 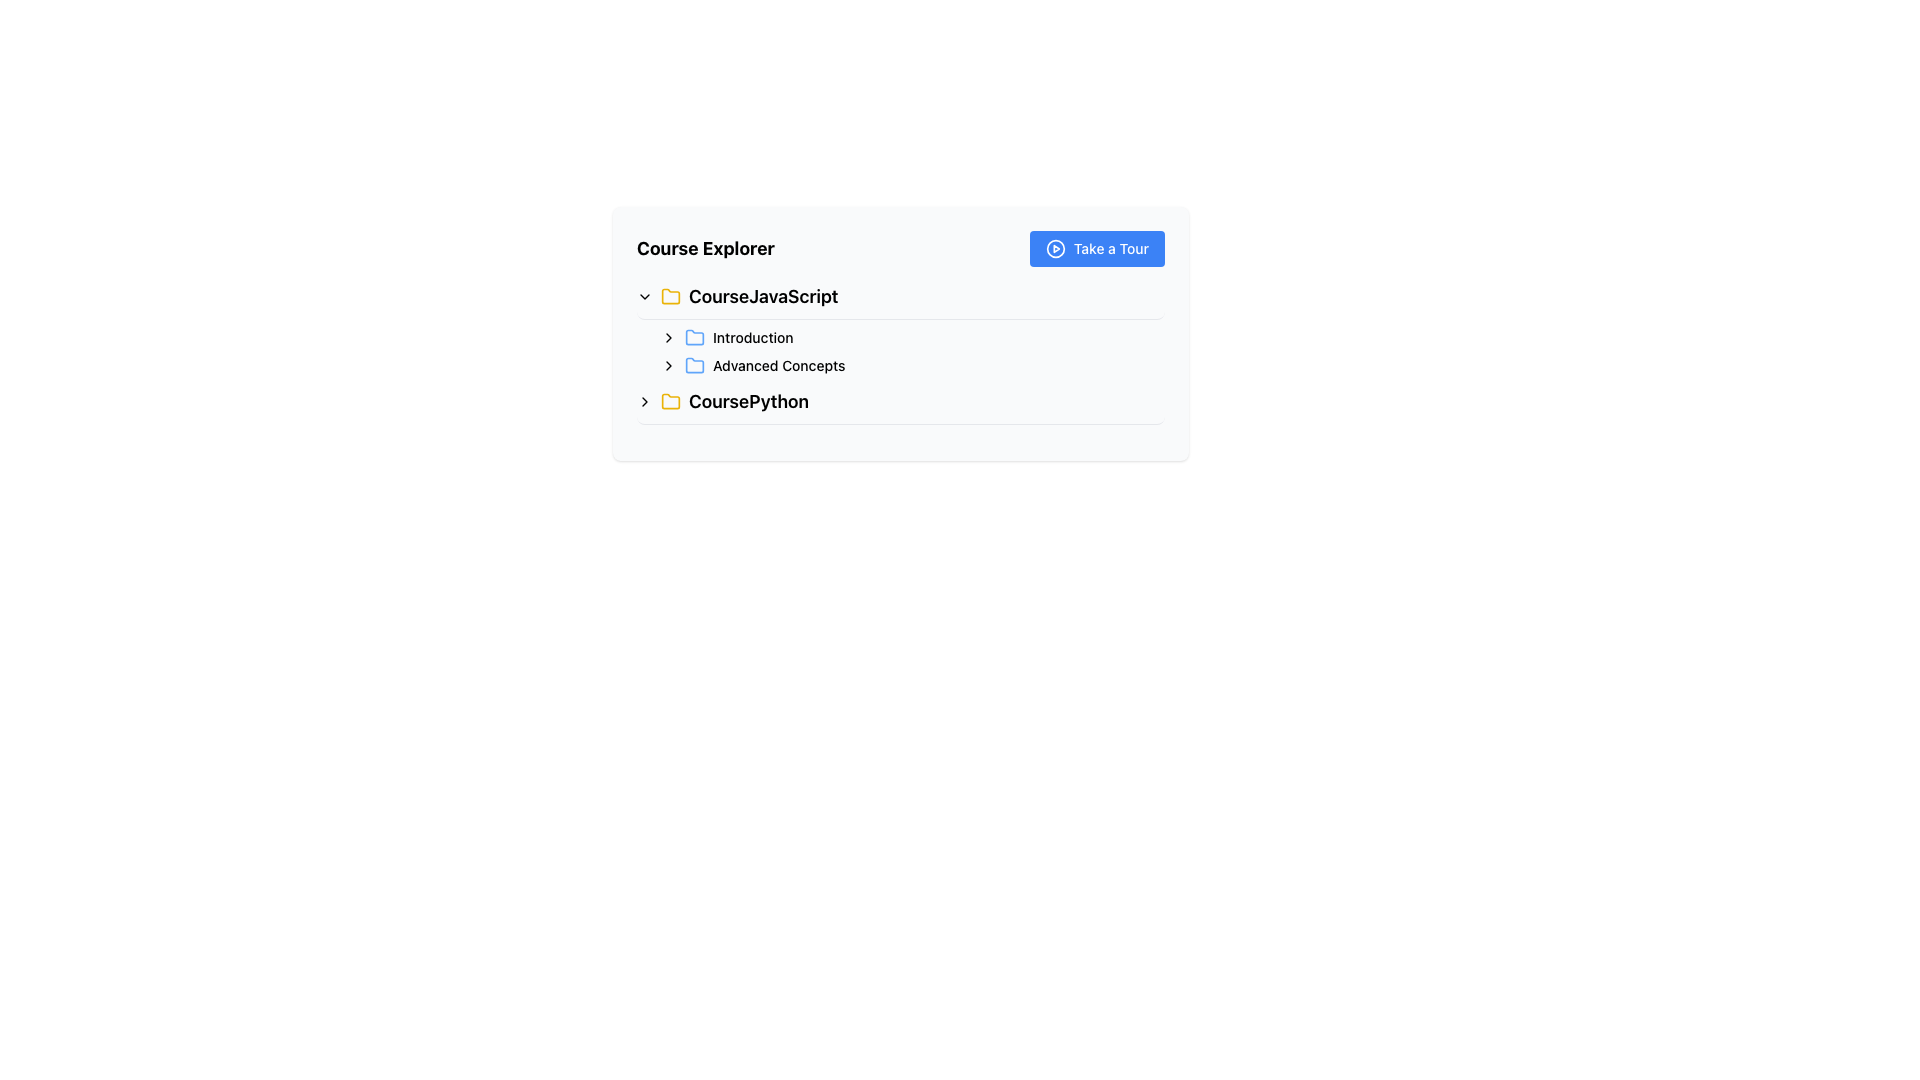 What do you see at coordinates (668, 366) in the screenshot?
I see `the Chevron button located to the left of 'Advanced Concepts'` at bounding box center [668, 366].